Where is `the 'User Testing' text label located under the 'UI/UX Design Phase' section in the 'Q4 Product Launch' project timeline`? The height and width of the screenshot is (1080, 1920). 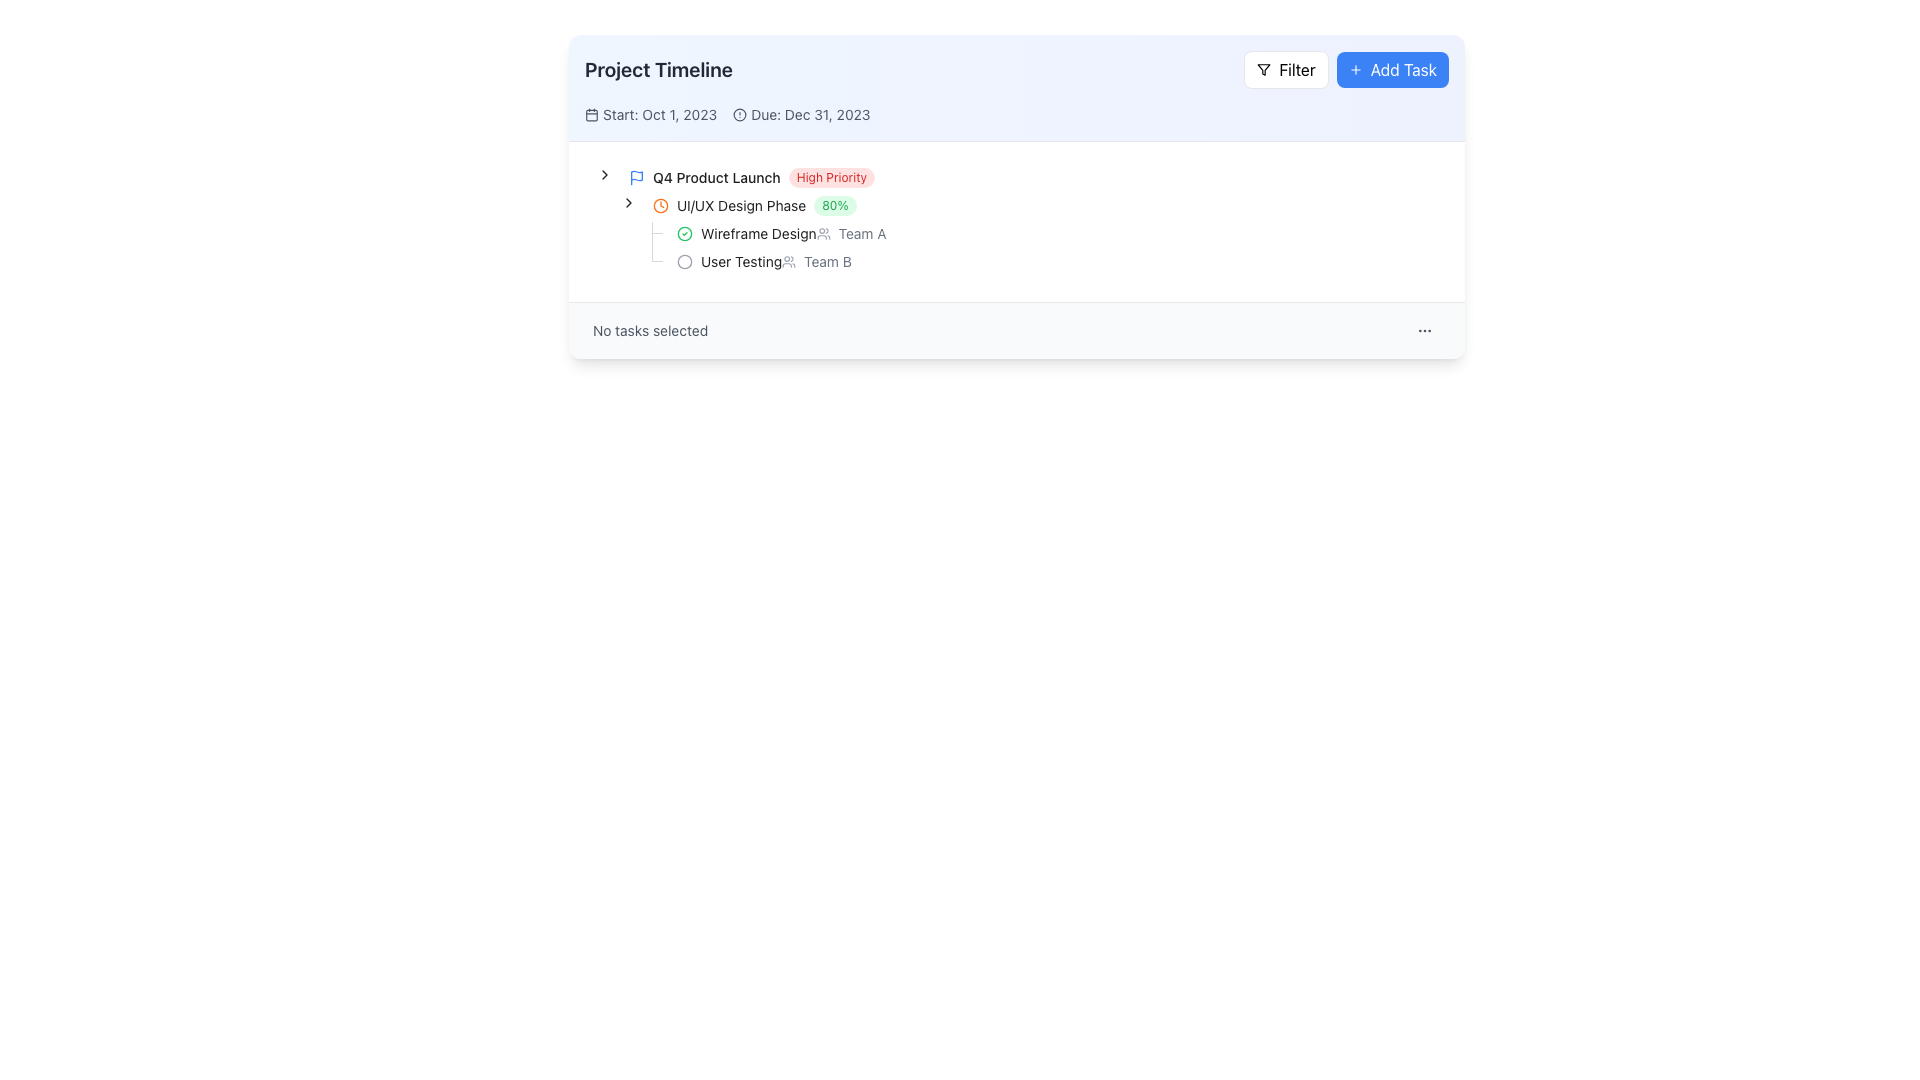 the 'User Testing' text label located under the 'UI/UX Design Phase' section in the 'Q4 Product Launch' project timeline is located at coordinates (740, 261).